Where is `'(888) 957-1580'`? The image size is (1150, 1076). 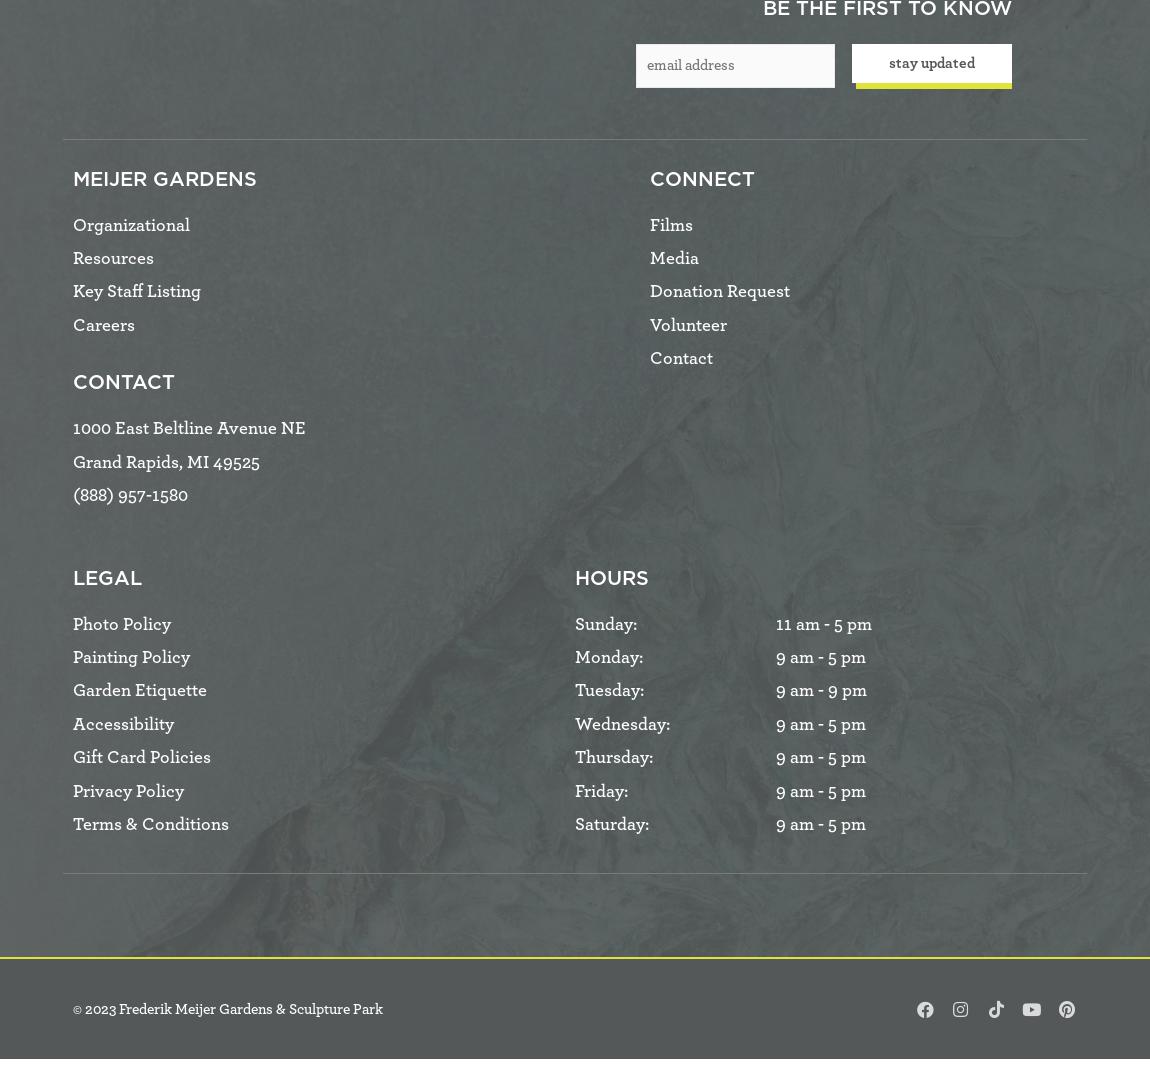
'(888) 957-1580' is located at coordinates (129, 496).